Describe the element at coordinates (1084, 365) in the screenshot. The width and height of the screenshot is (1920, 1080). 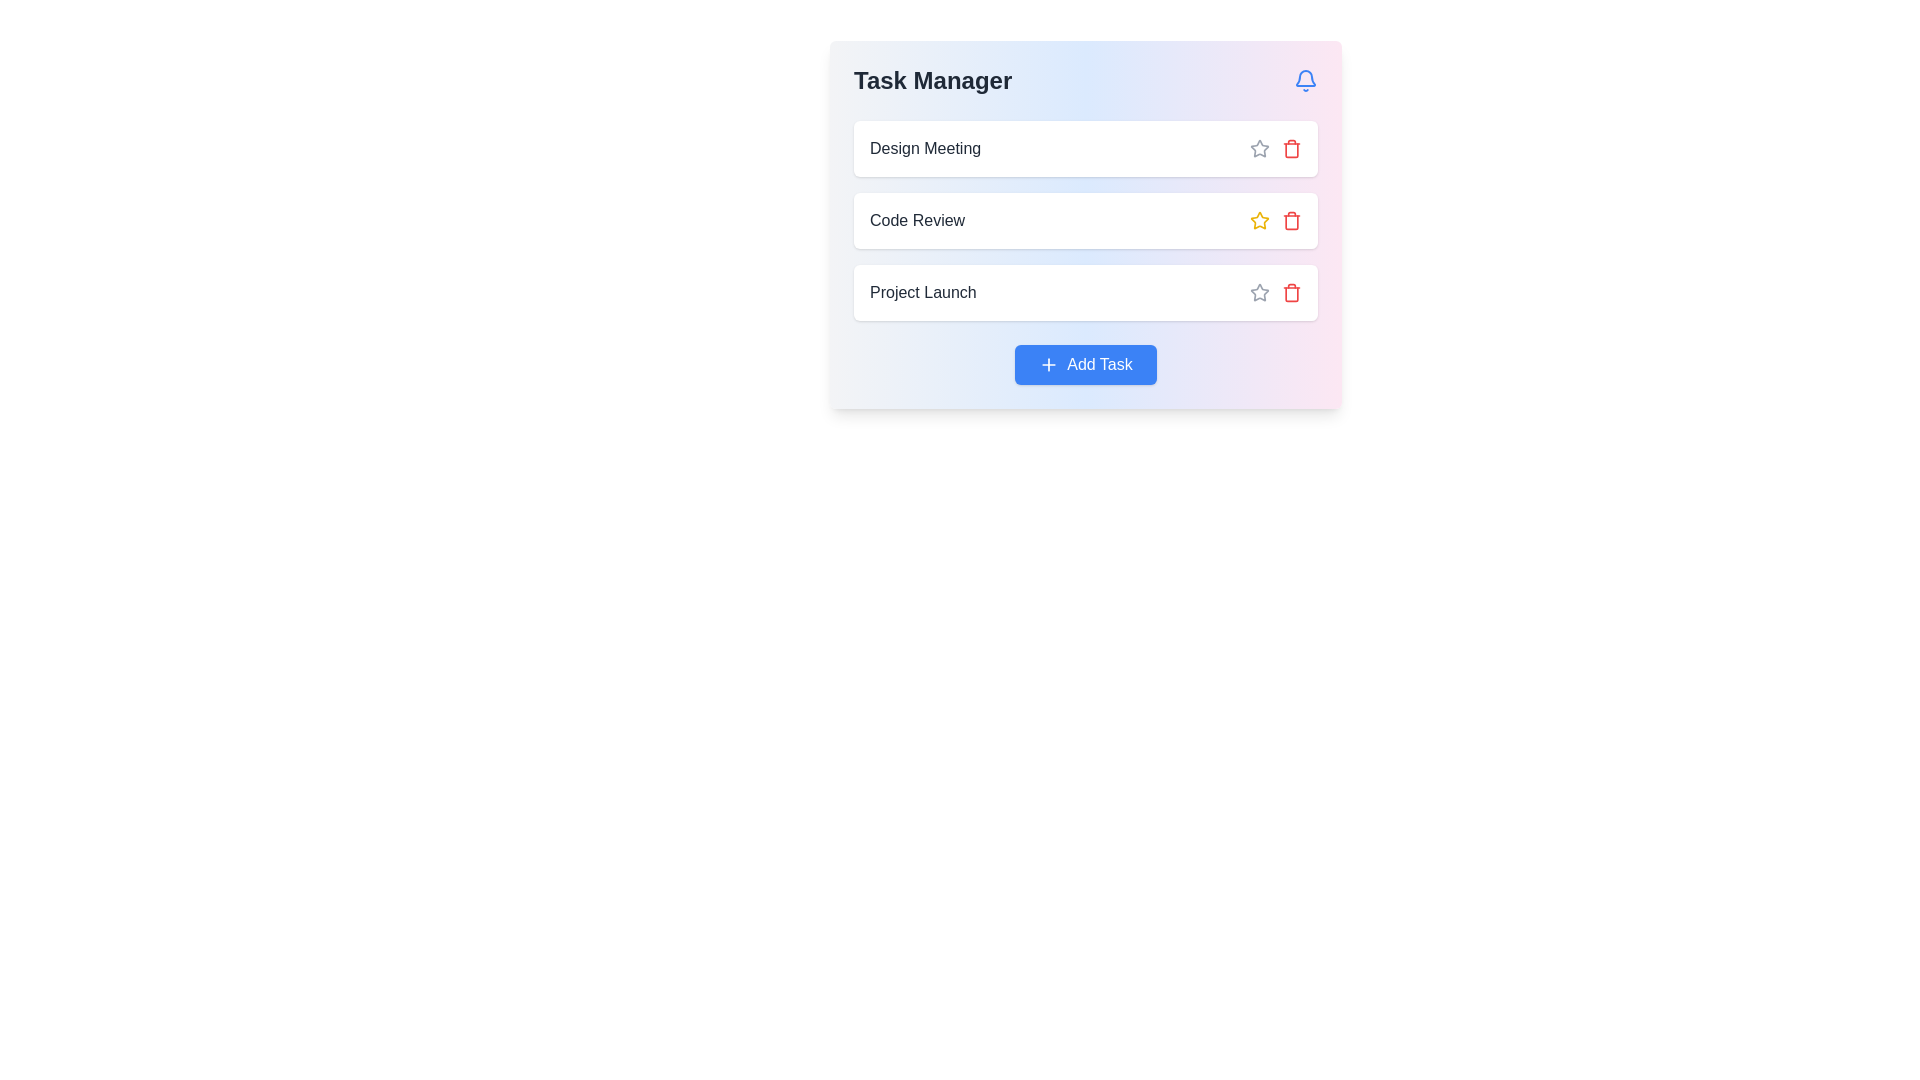
I see `the 'Add Task' button, which is a blue rectangular button with white text and a plus icon, located at the bottom center of the 'Task Manager' interface` at that location.